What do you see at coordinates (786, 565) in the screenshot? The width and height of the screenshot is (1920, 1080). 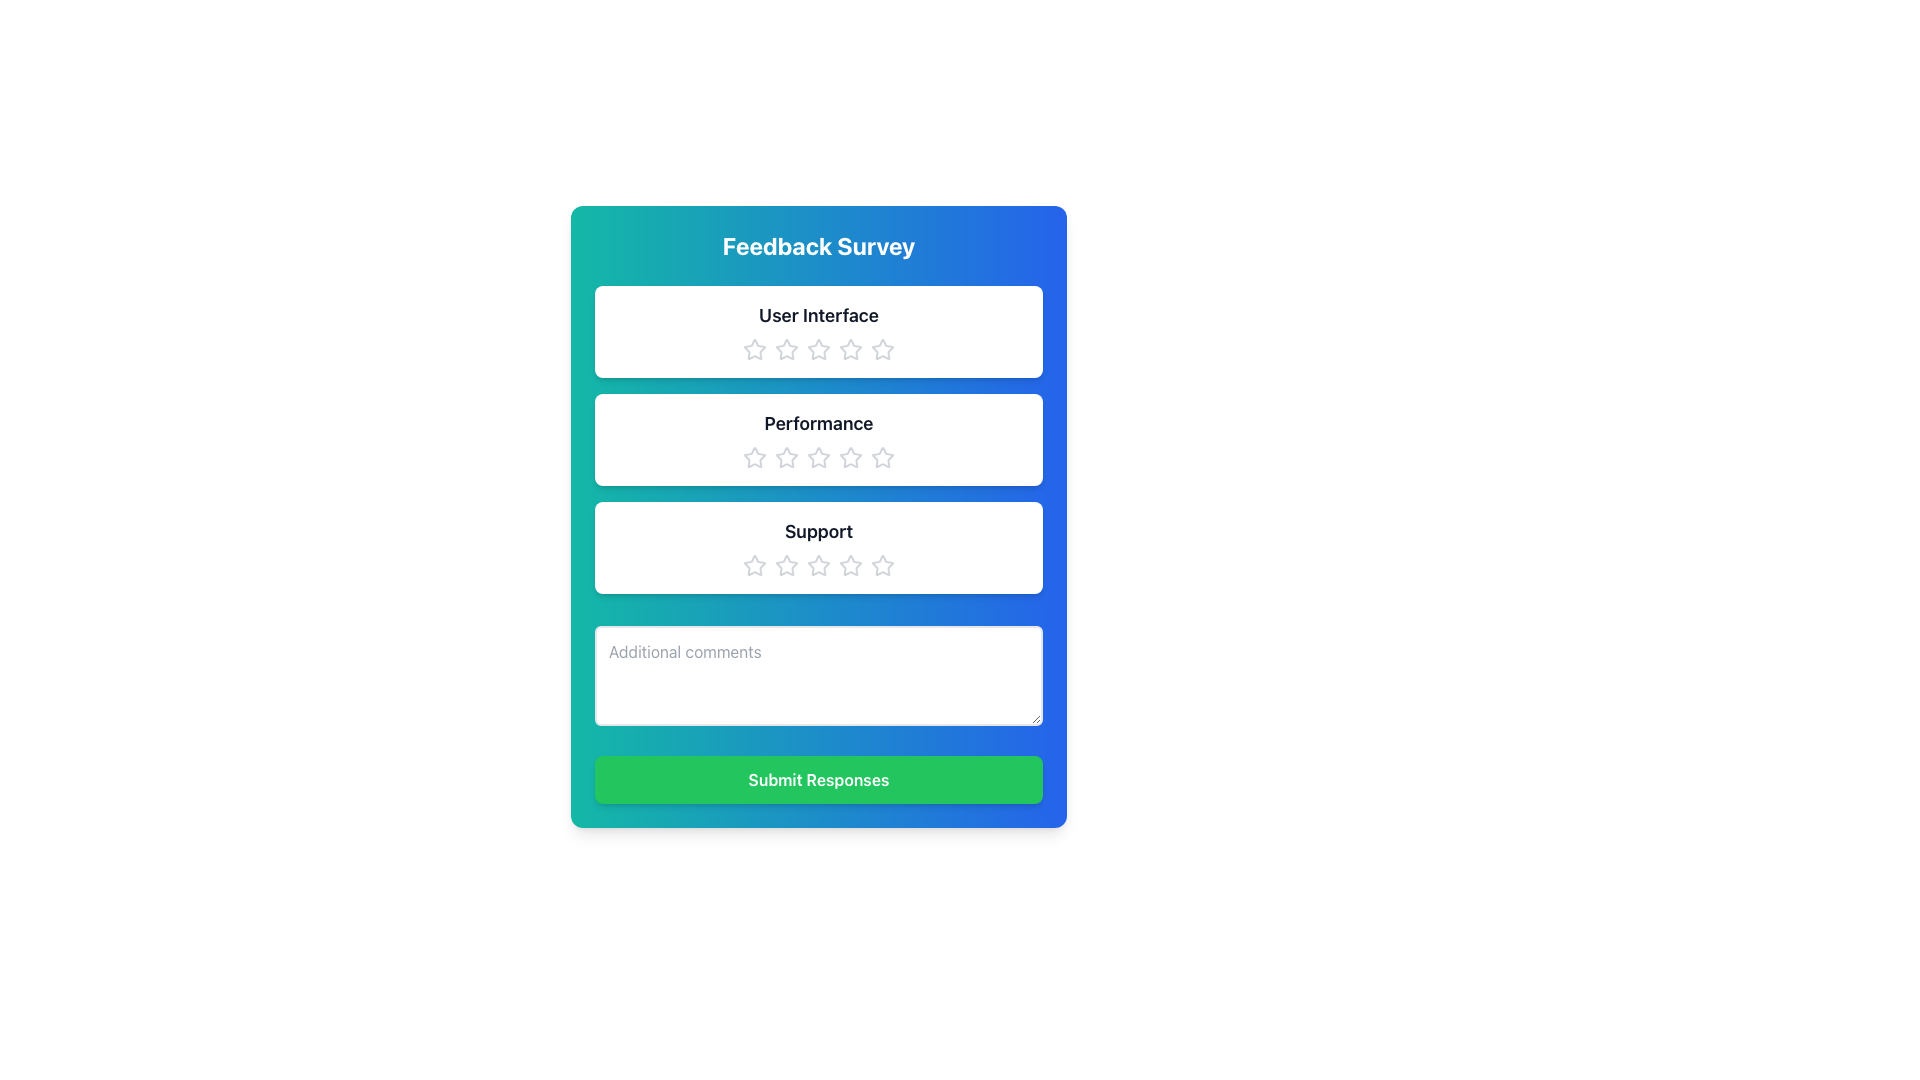 I see `the first star icon in the 'Support' category` at bounding box center [786, 565].